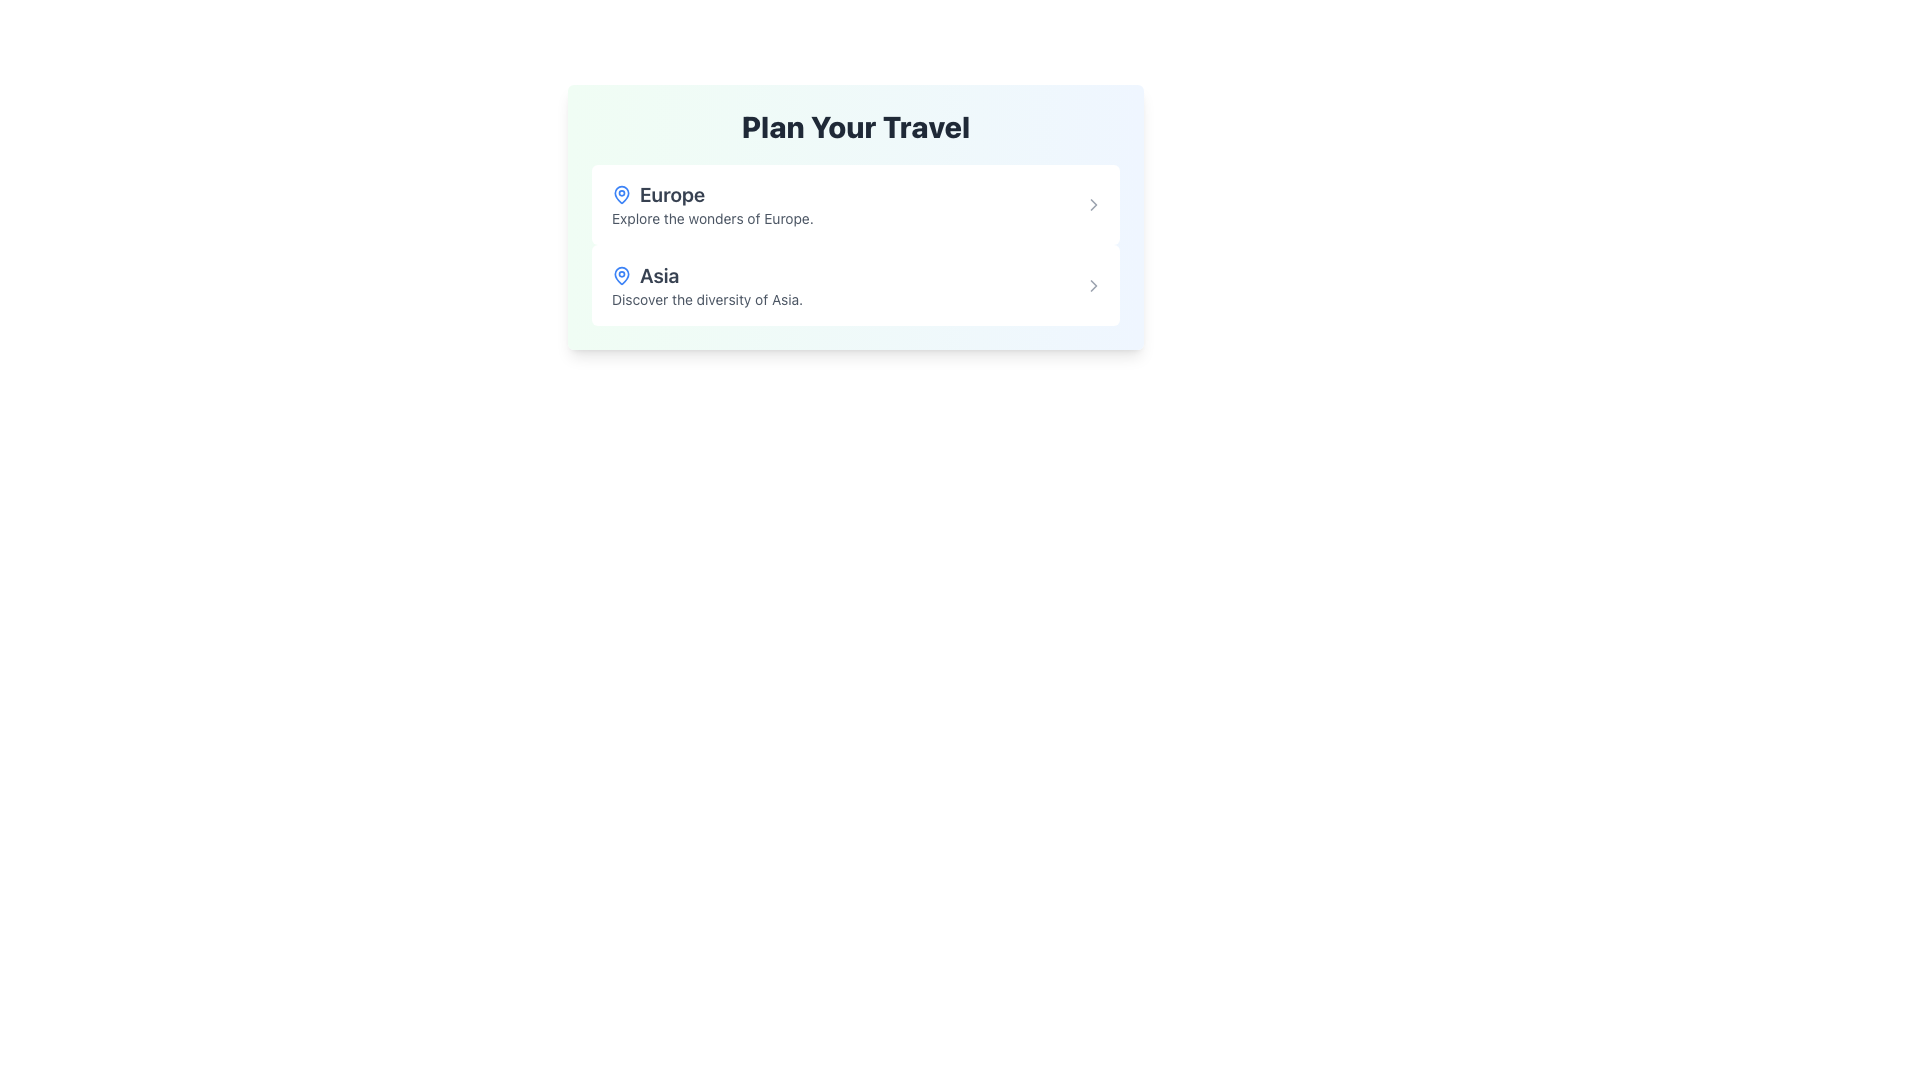 The width and height of the screenshot is (1920, 1080). Describe the element at coordinates (712, 219) in the screenshot. I see `the text block containing the phrase 'Explore the wonders of Europe.' which is styled in a smaller grayish font and positioned beneath the main heading 'Europe'` at that location.